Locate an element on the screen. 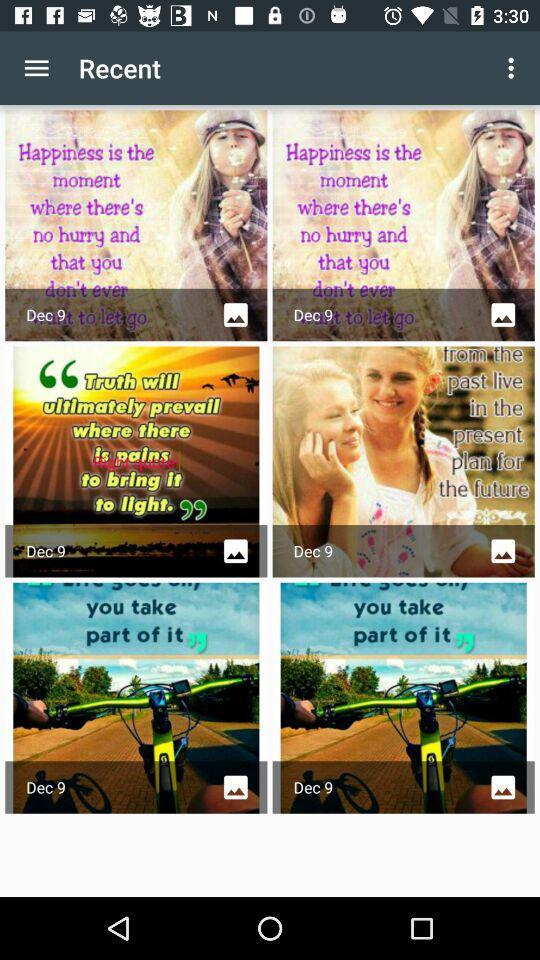  app next to the recent icon is located at coordinates (36, 68).